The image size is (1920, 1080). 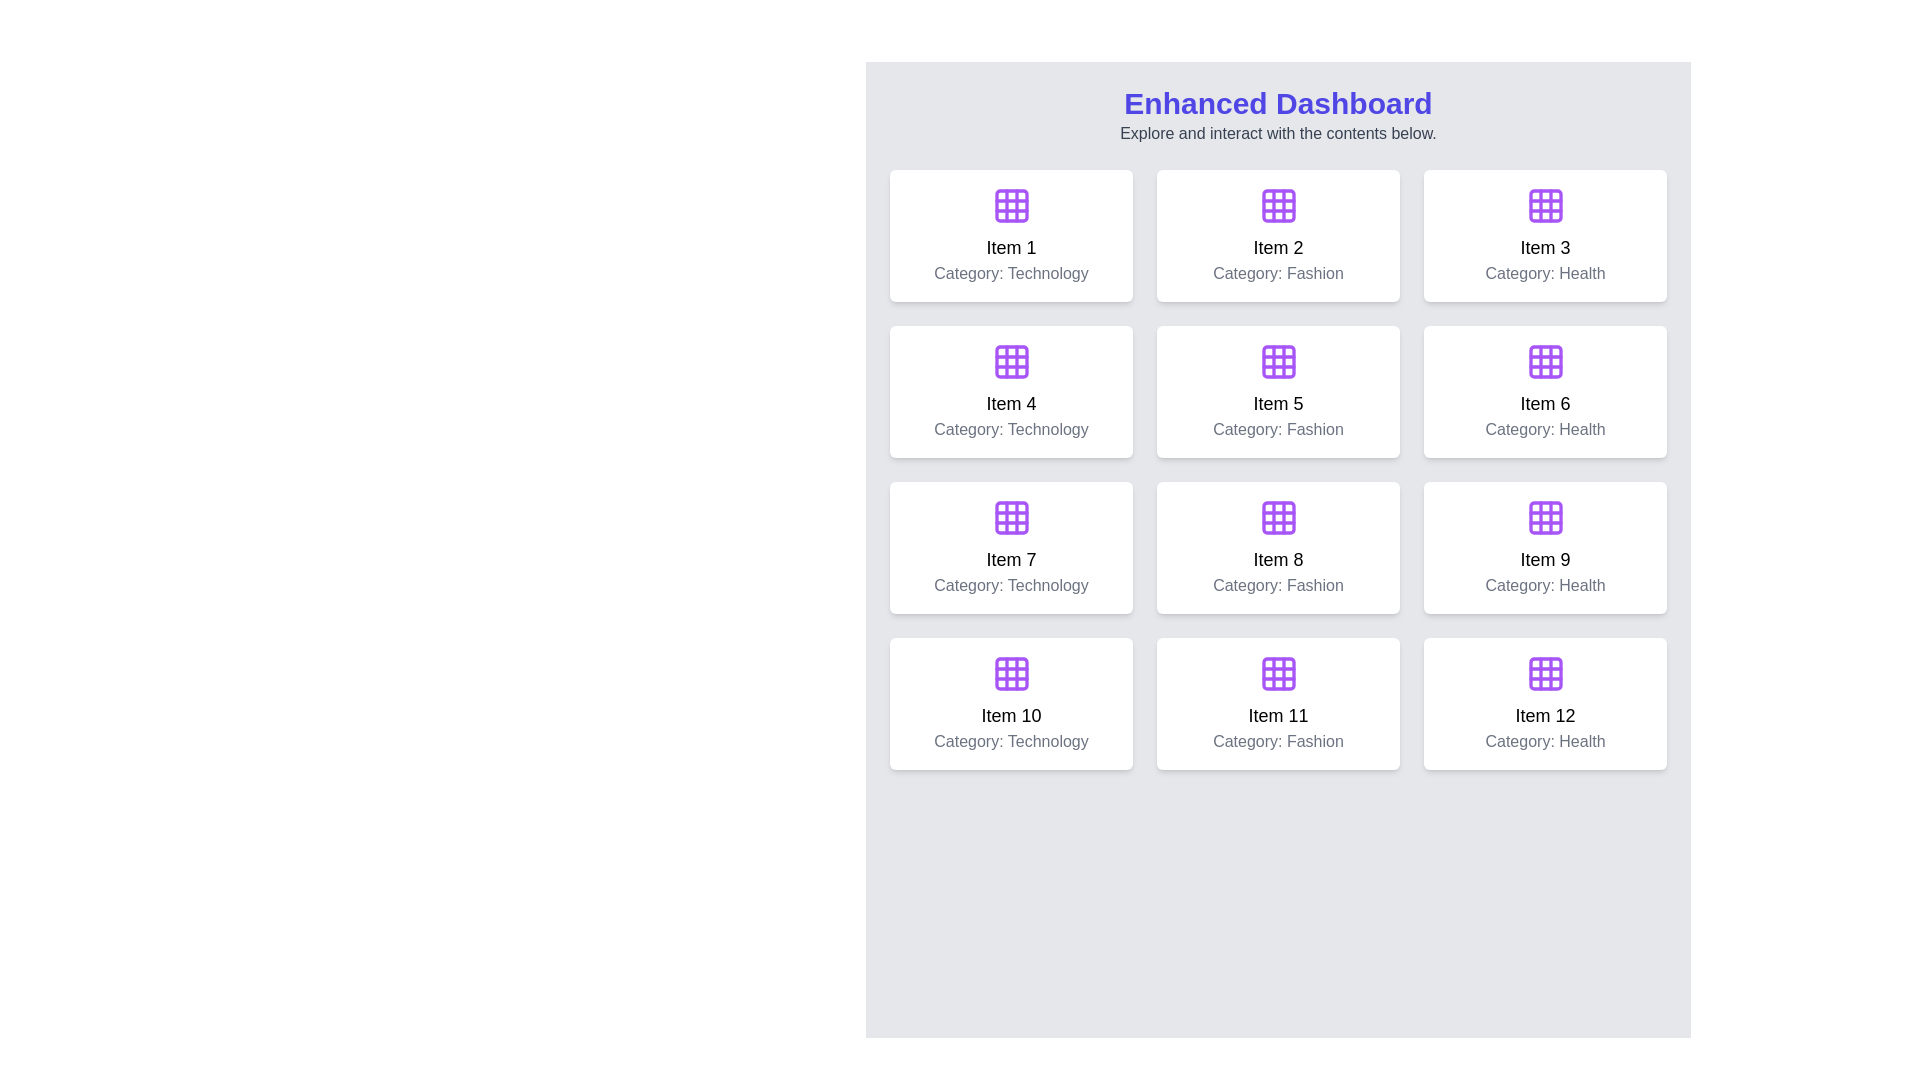 I want to click on the Text label that displays the category of the card's content, located directly underneath the text 'Item 10' in the bottom-center area of the card, so click(x=1011, y=741).